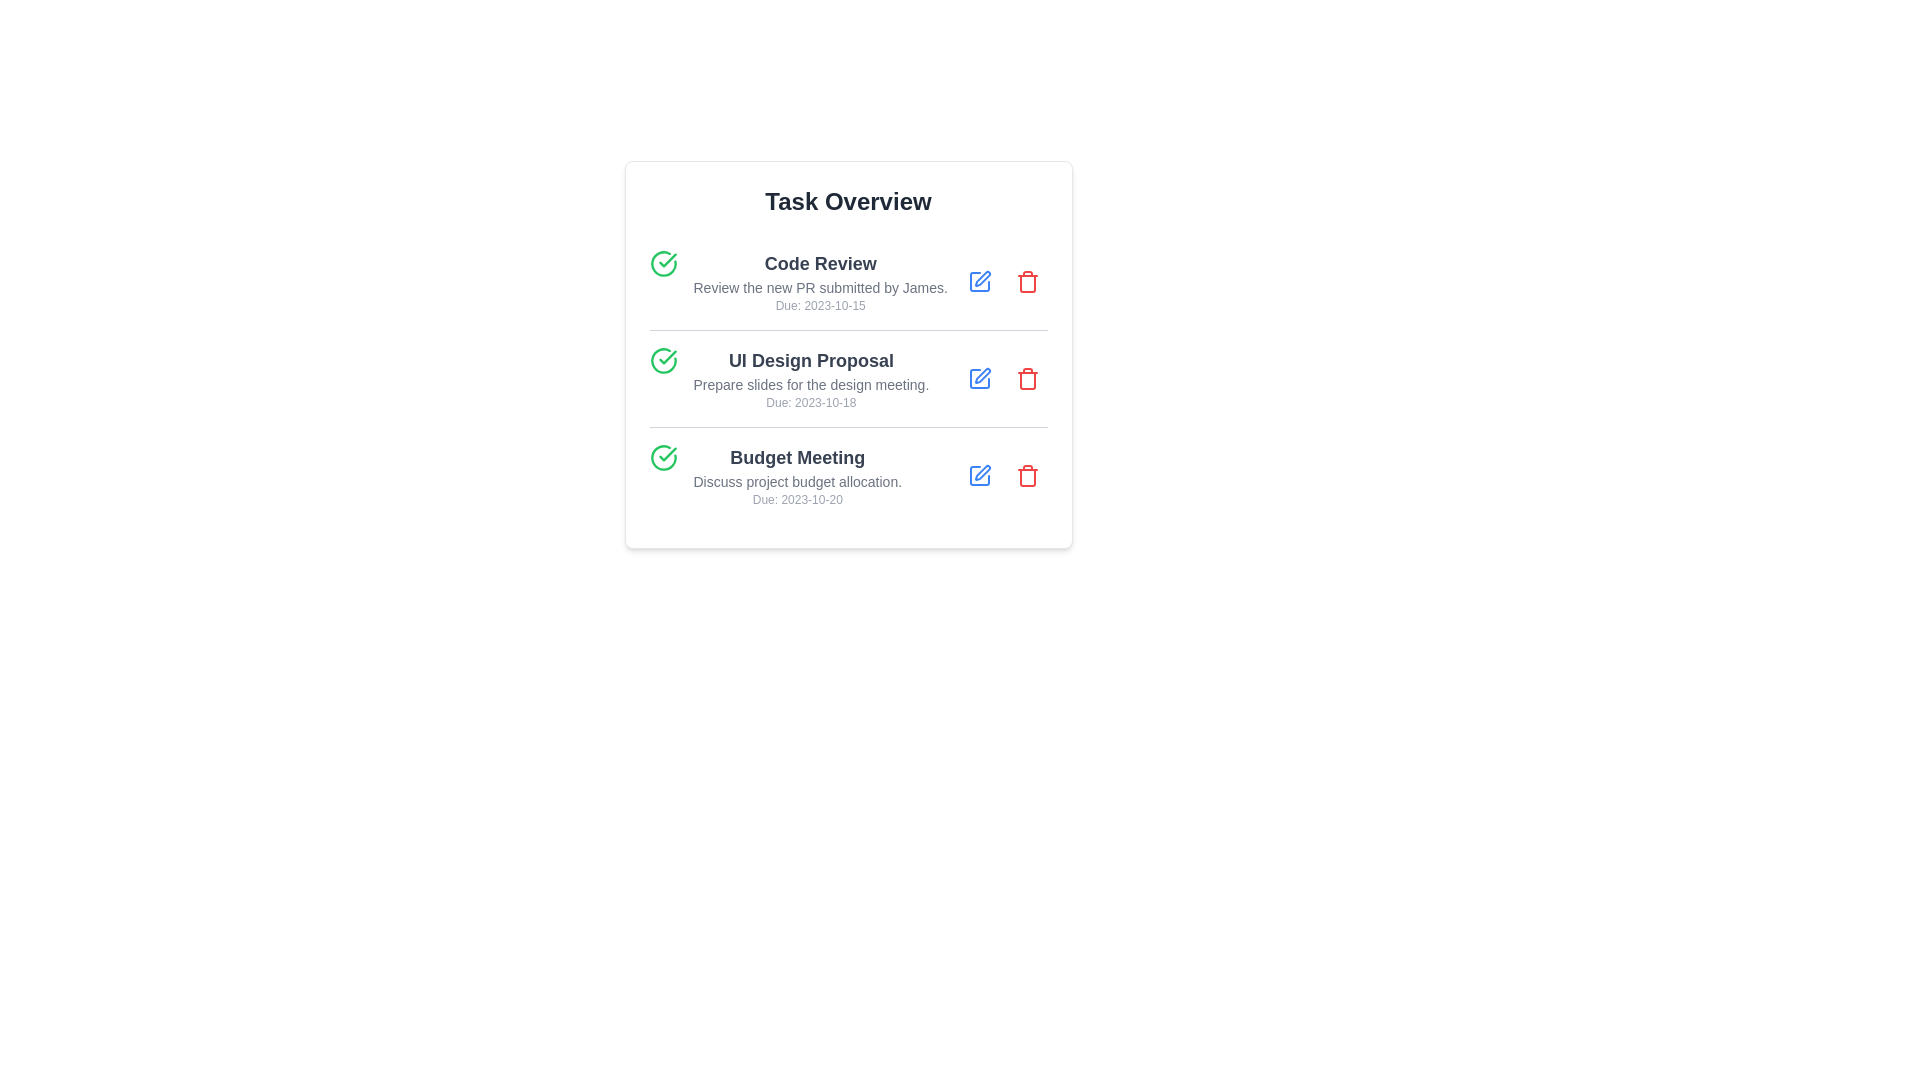 The height and width of the screenshot is (1080, 1920). I want to click on the checkmark icon for the task titled 'Code Review' to mark it as completed, so click(663, 262).